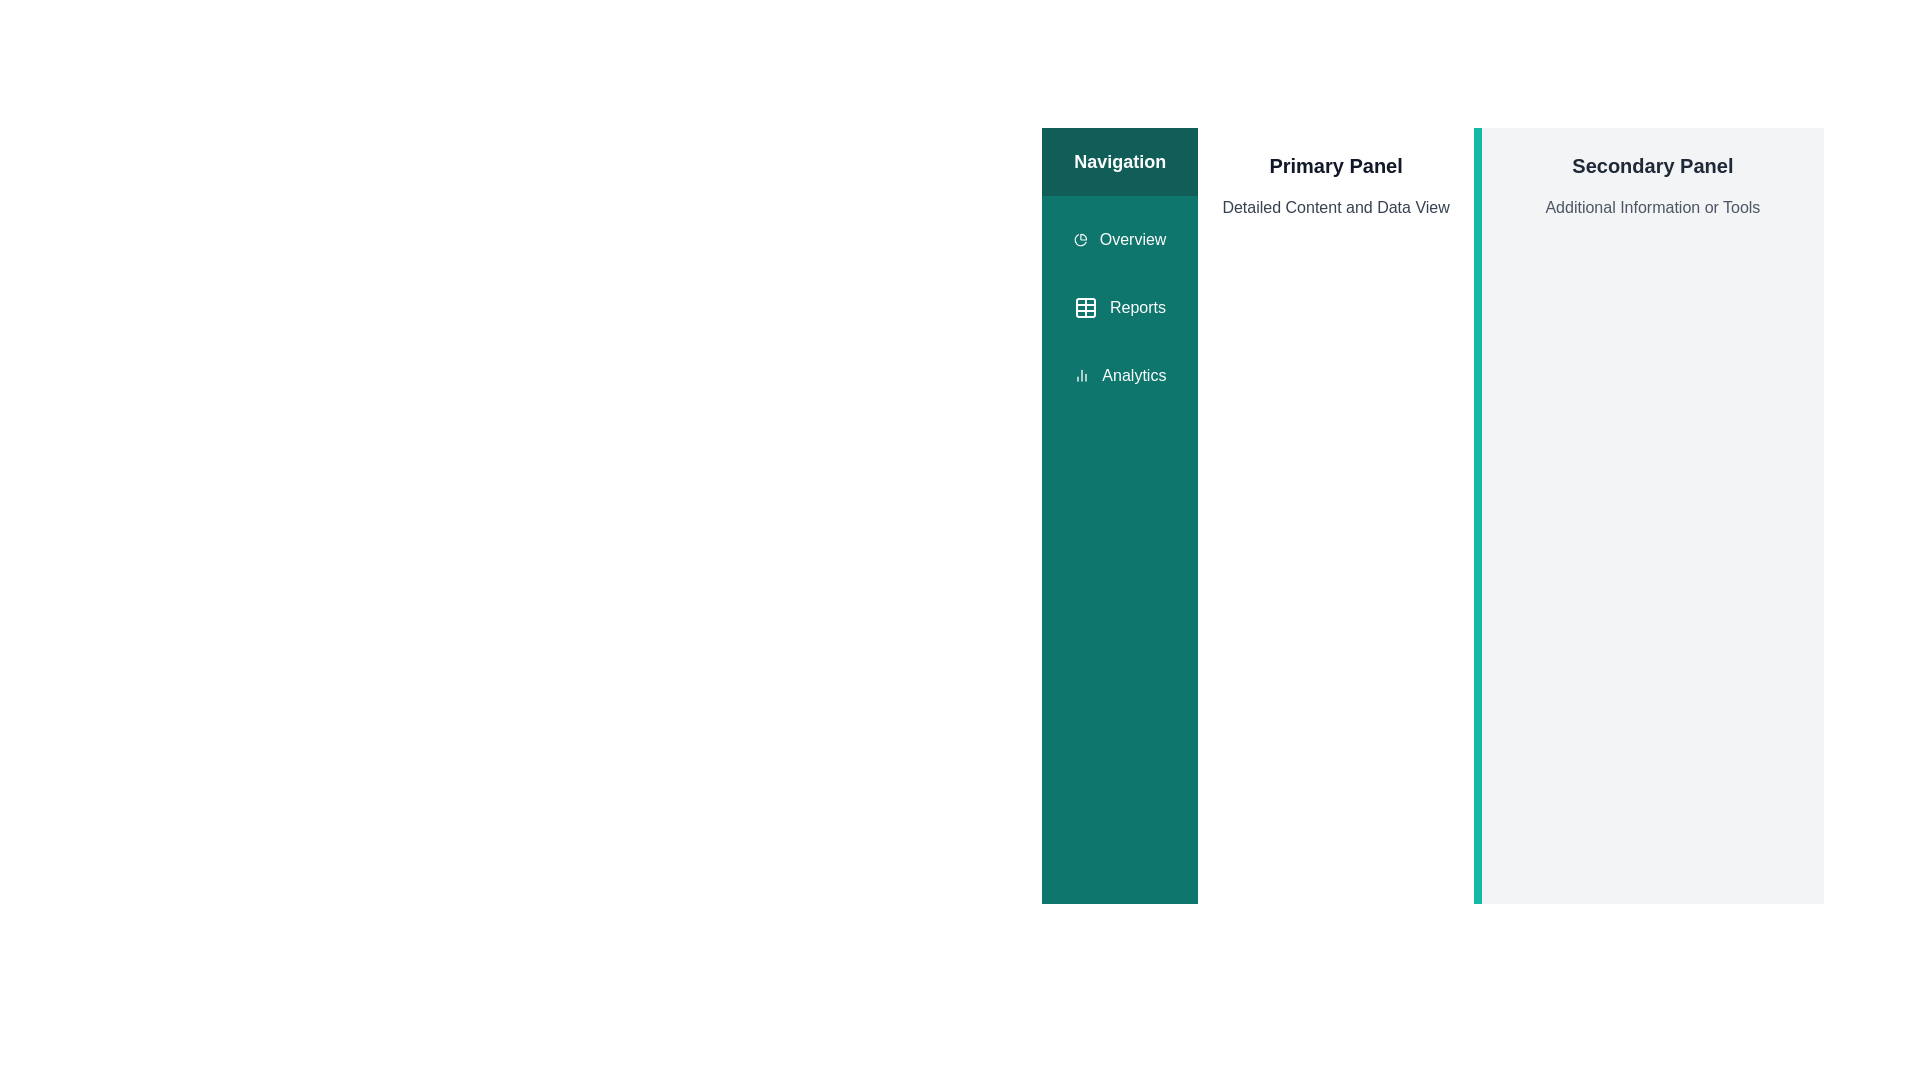 This screenshot has width=1920, height=1080. I want to click on the 'Overview' icon, which is the leftmost icon in the navigation menu on the left-hand side, so click(1079, 238).